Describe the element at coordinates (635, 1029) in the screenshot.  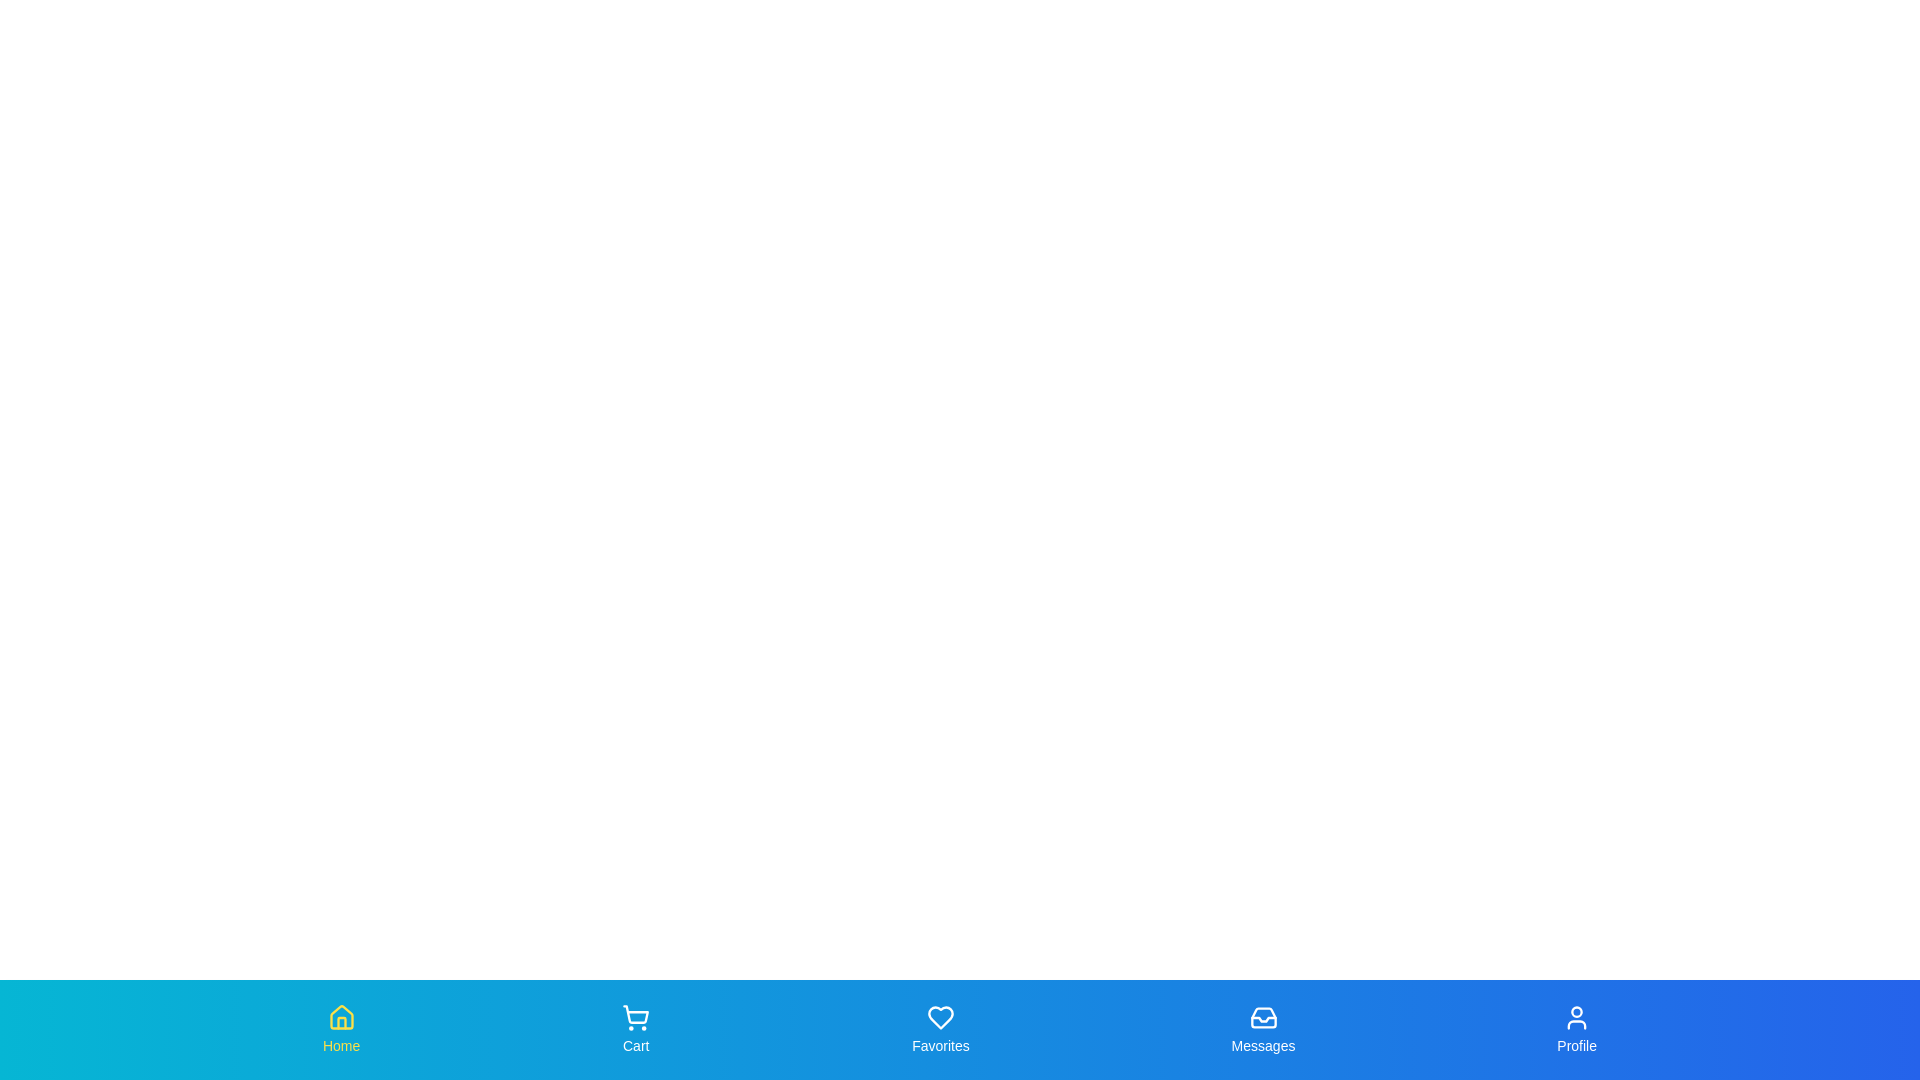
I see `the tab labeled Cart by clicking on it` at that location.